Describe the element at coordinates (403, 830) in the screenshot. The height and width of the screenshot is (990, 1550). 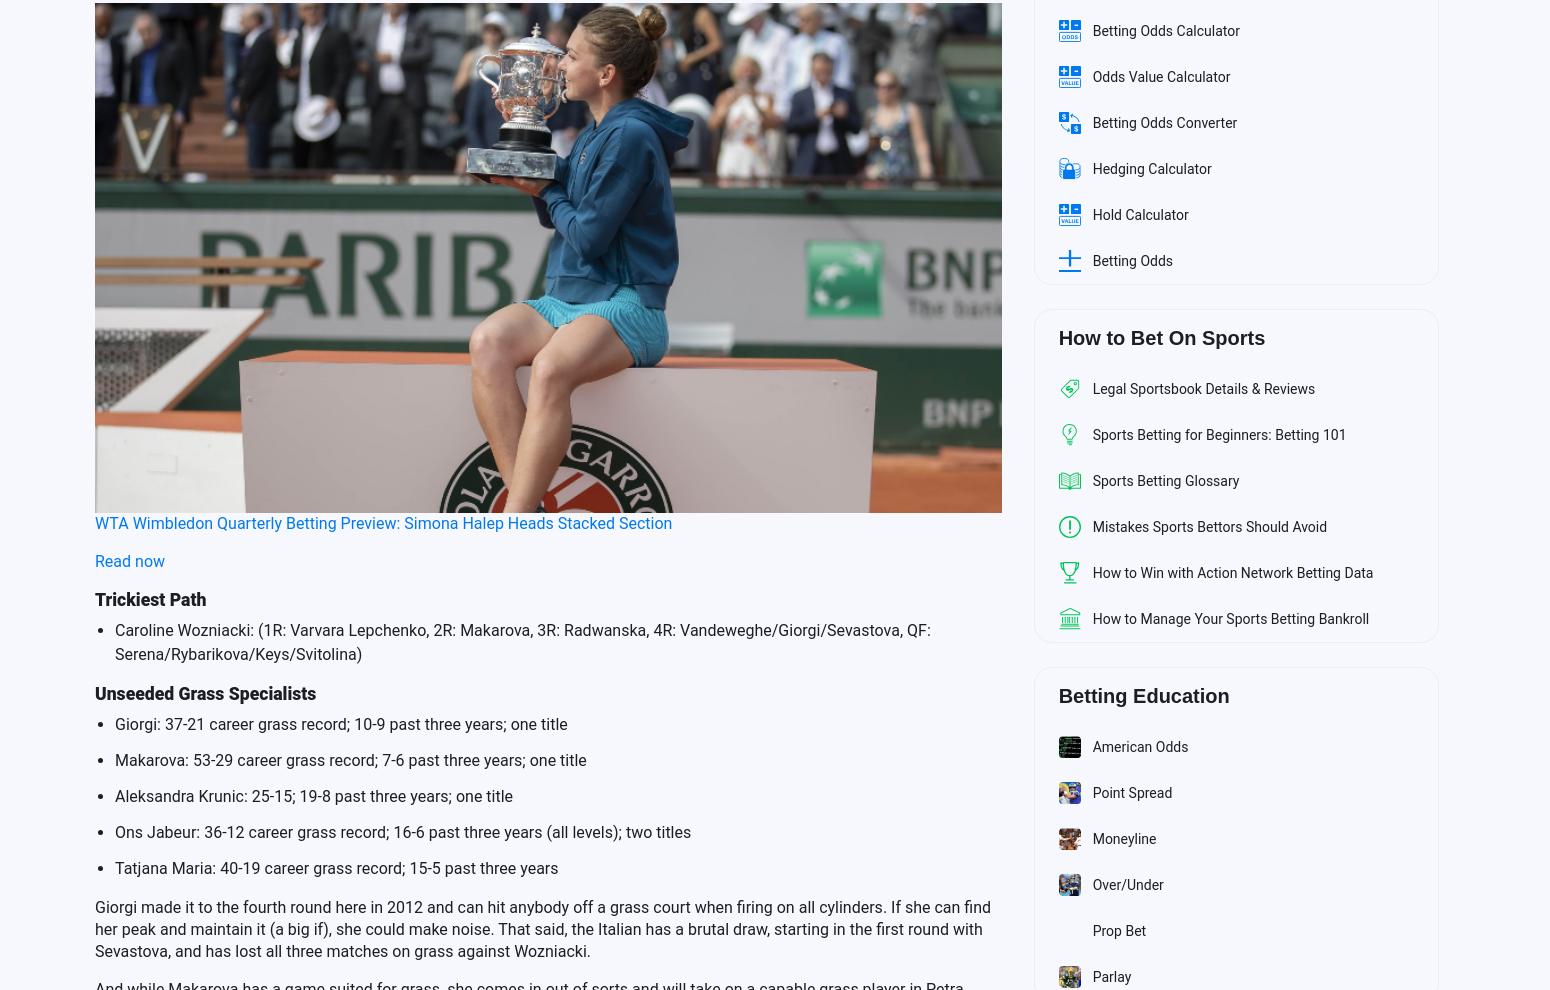
I see `'Ons Jabeur: 36-12 career grass record; 16-6 past three years (all levels); two titles'` at that location.